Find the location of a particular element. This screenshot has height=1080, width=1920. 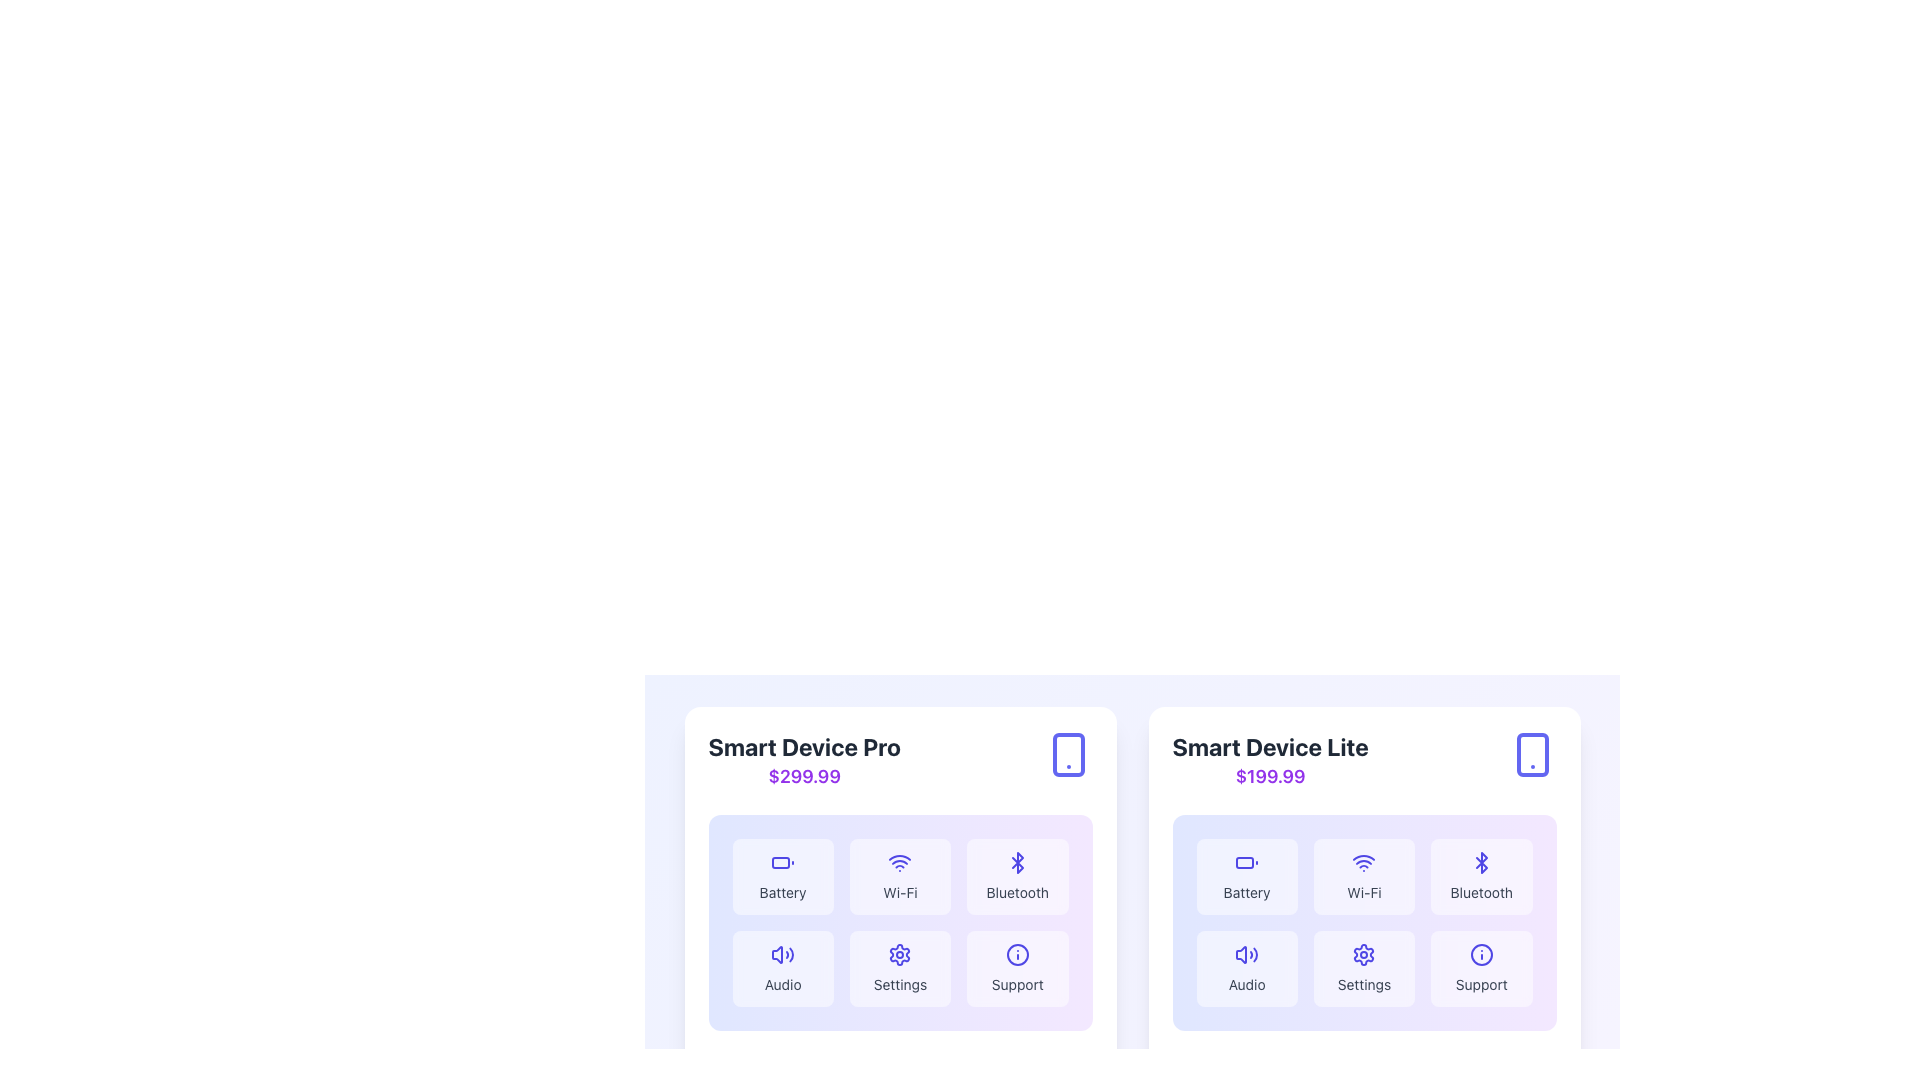

the Bluetooth button, which features an indigo blue Bluetooth icon and the text 'Bluetooth' in gray is located at coordinates (1481, 875).